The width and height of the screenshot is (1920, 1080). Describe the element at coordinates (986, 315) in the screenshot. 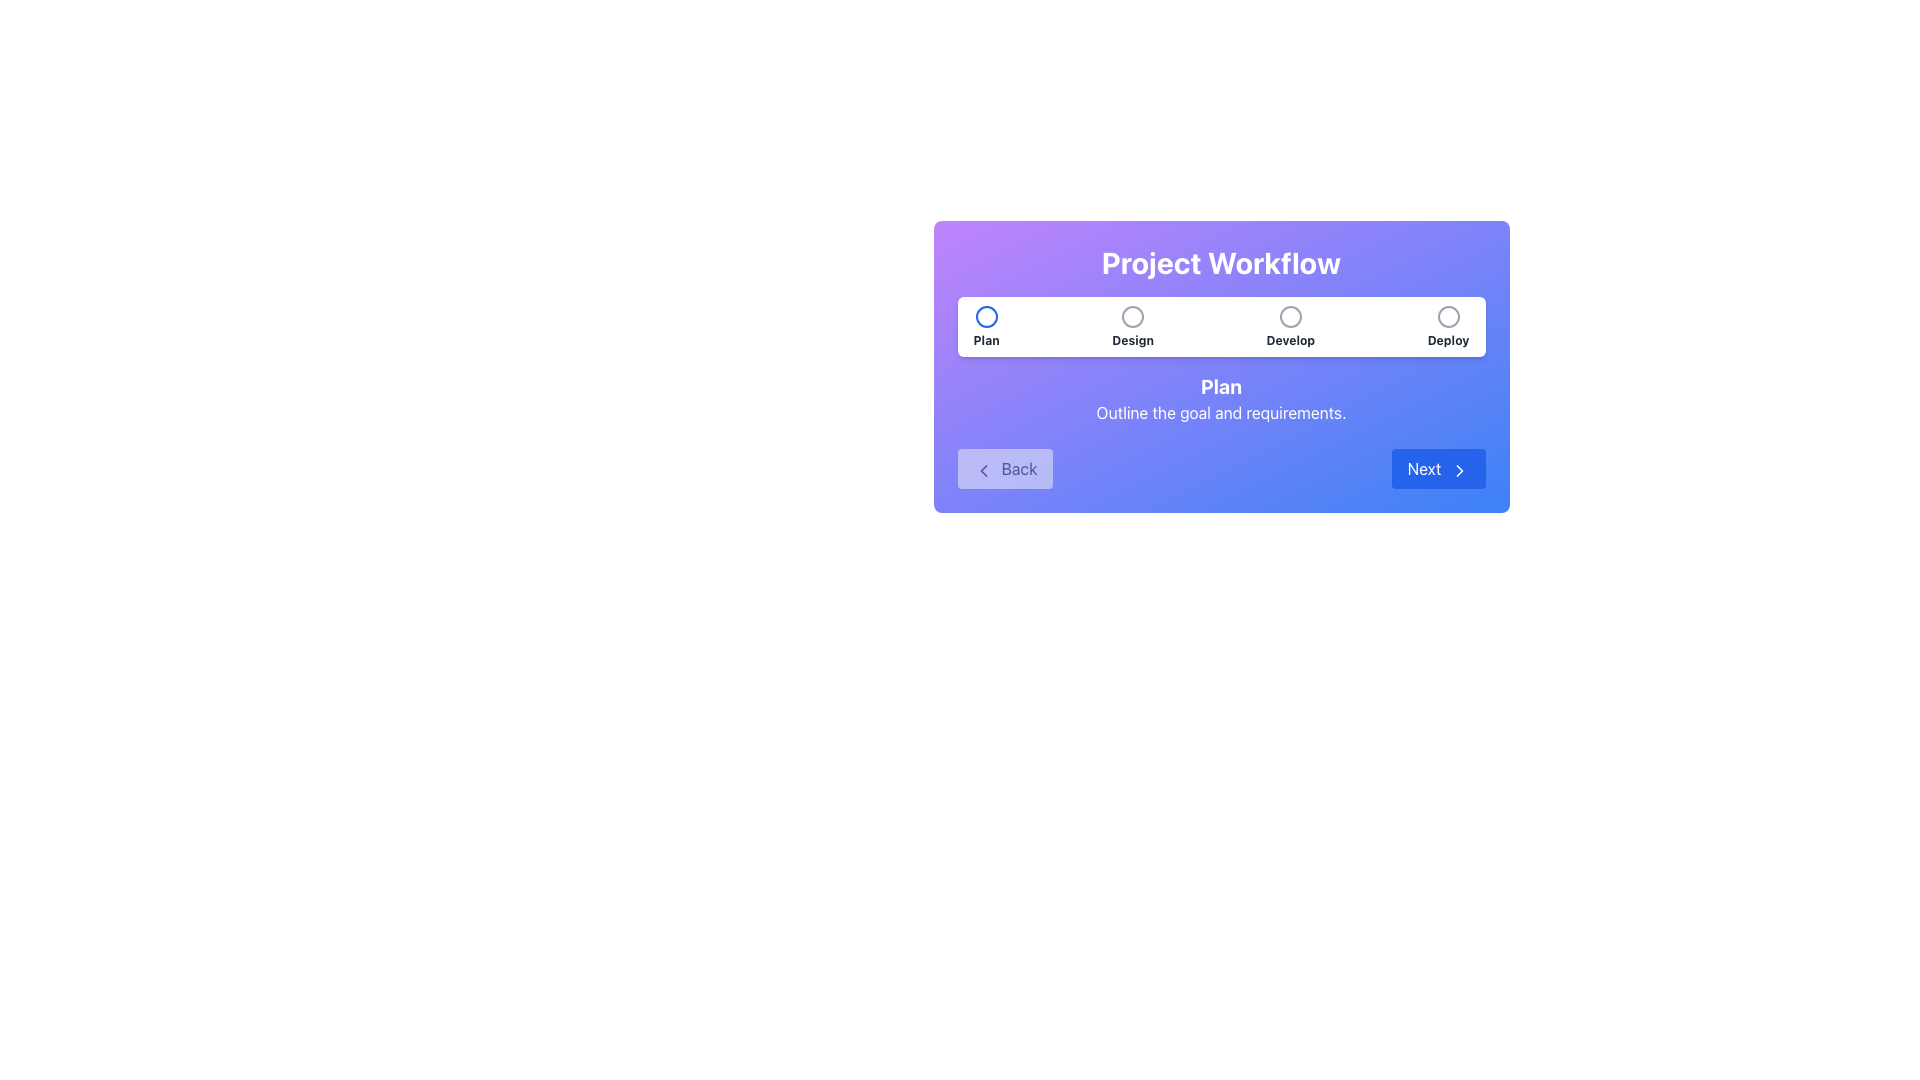

I see `the visual state of the Graphical Indicator element, which is a circular shape with a blue outline and a white interior located in the 'Plan' section of the project workflow interface` at that location.